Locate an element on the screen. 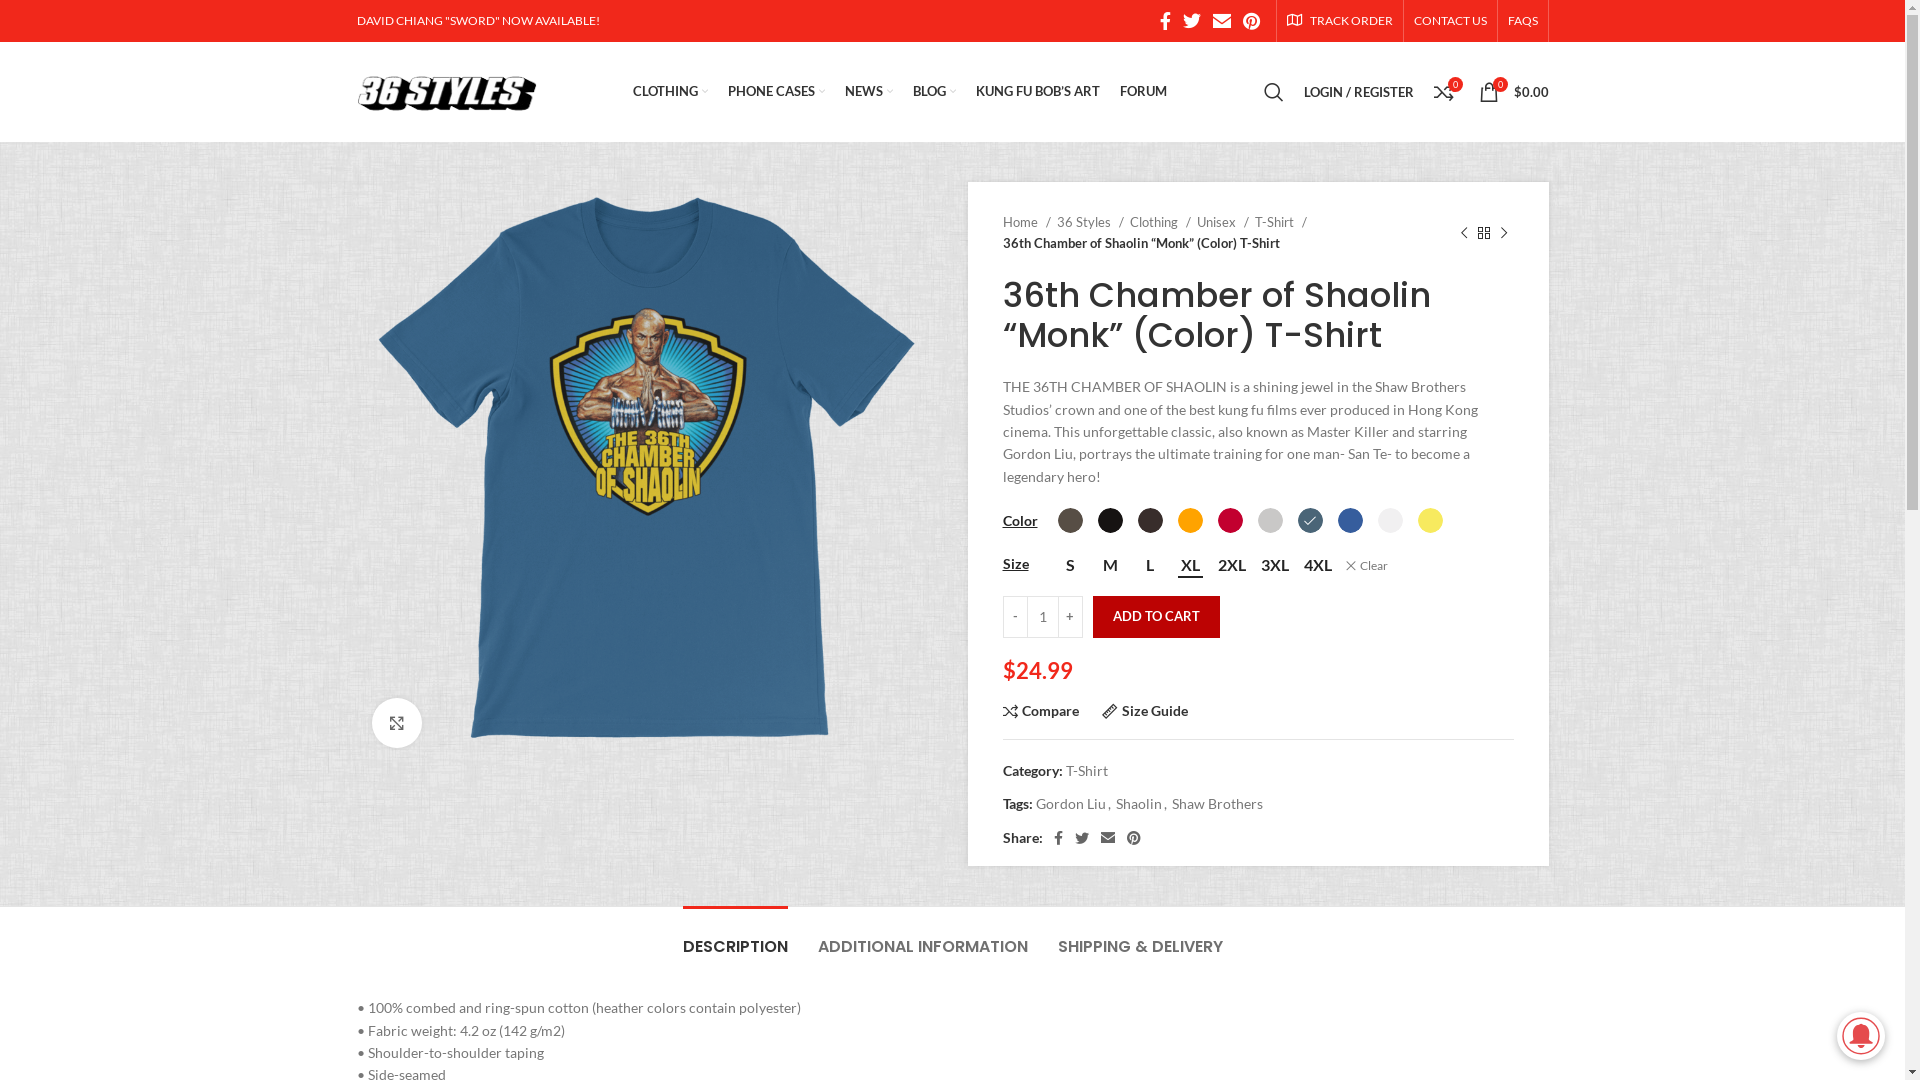 This screenshot has height=1080, width=1920. 'DESCRIPTION' is located at coordinates (733, 936).